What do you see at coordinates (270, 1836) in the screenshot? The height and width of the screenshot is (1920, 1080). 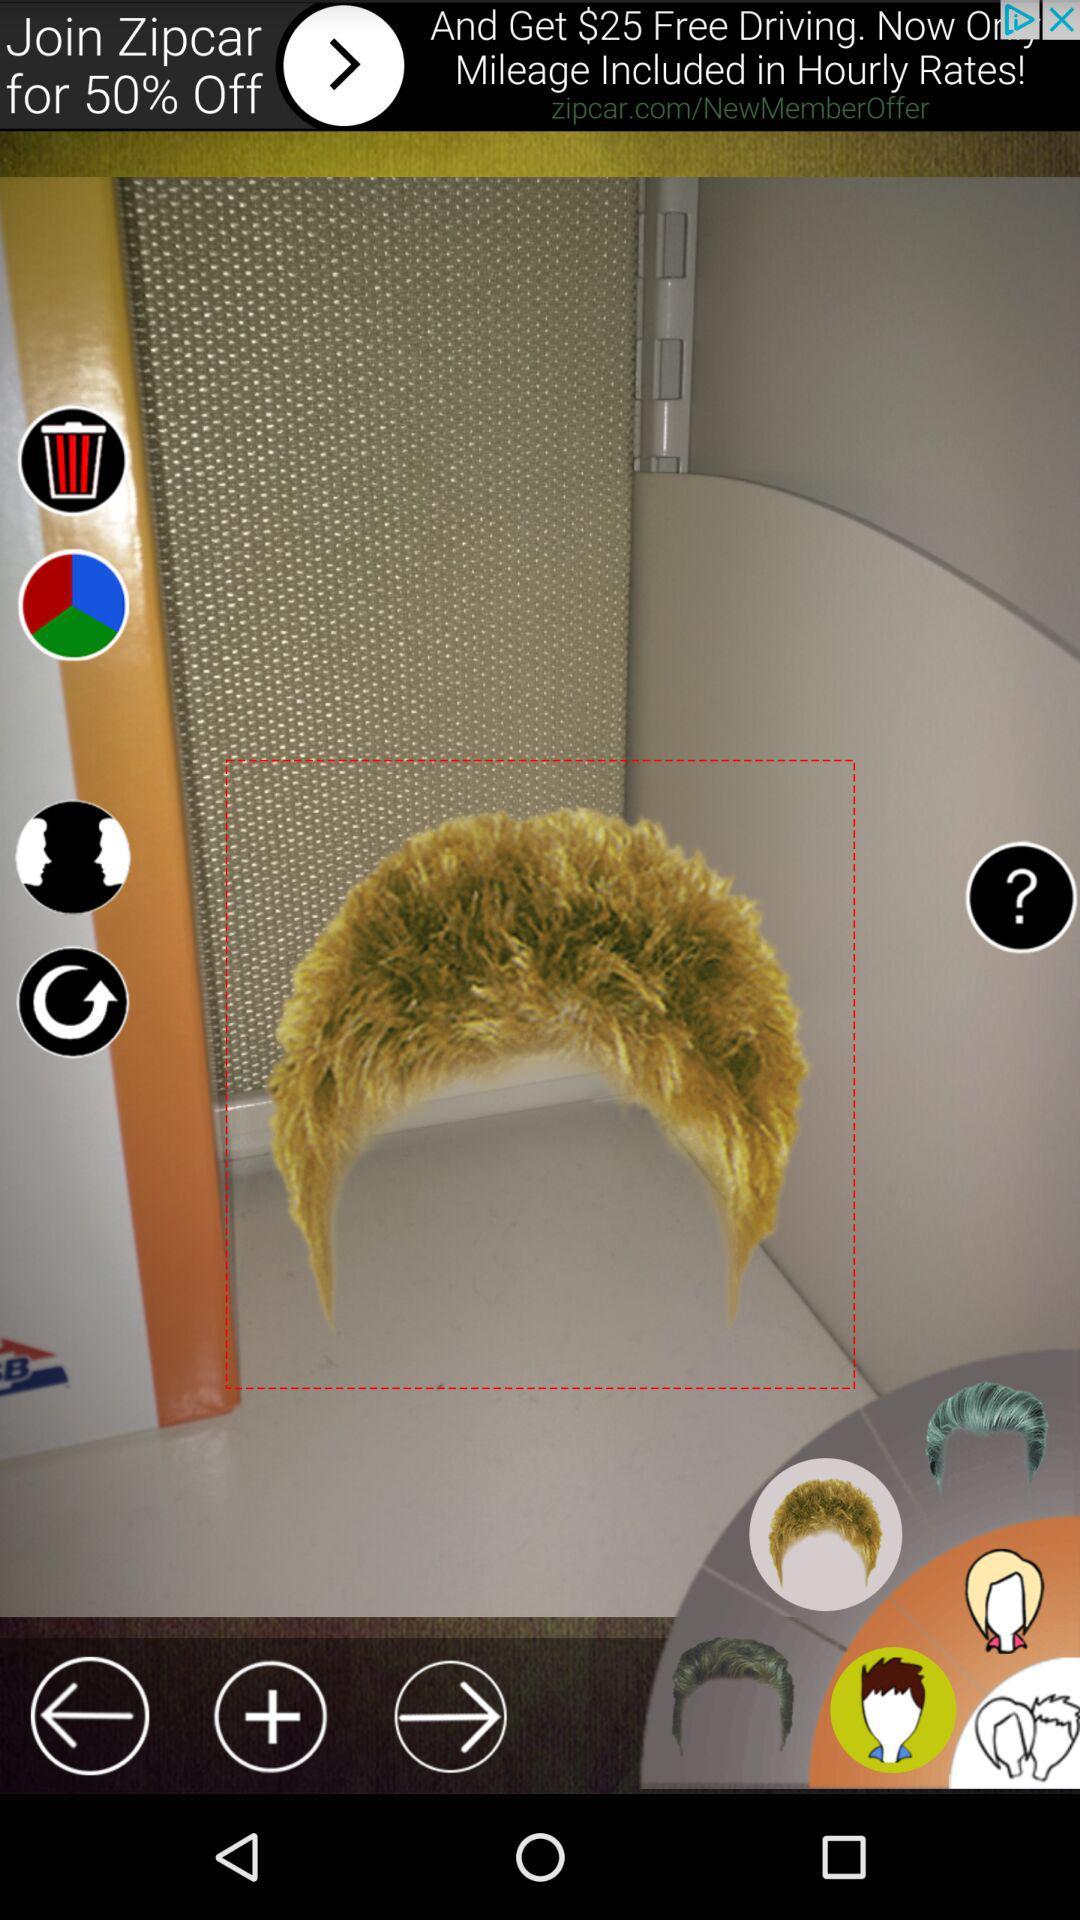 I see `the add icon` at bounding box center [270, 1836].